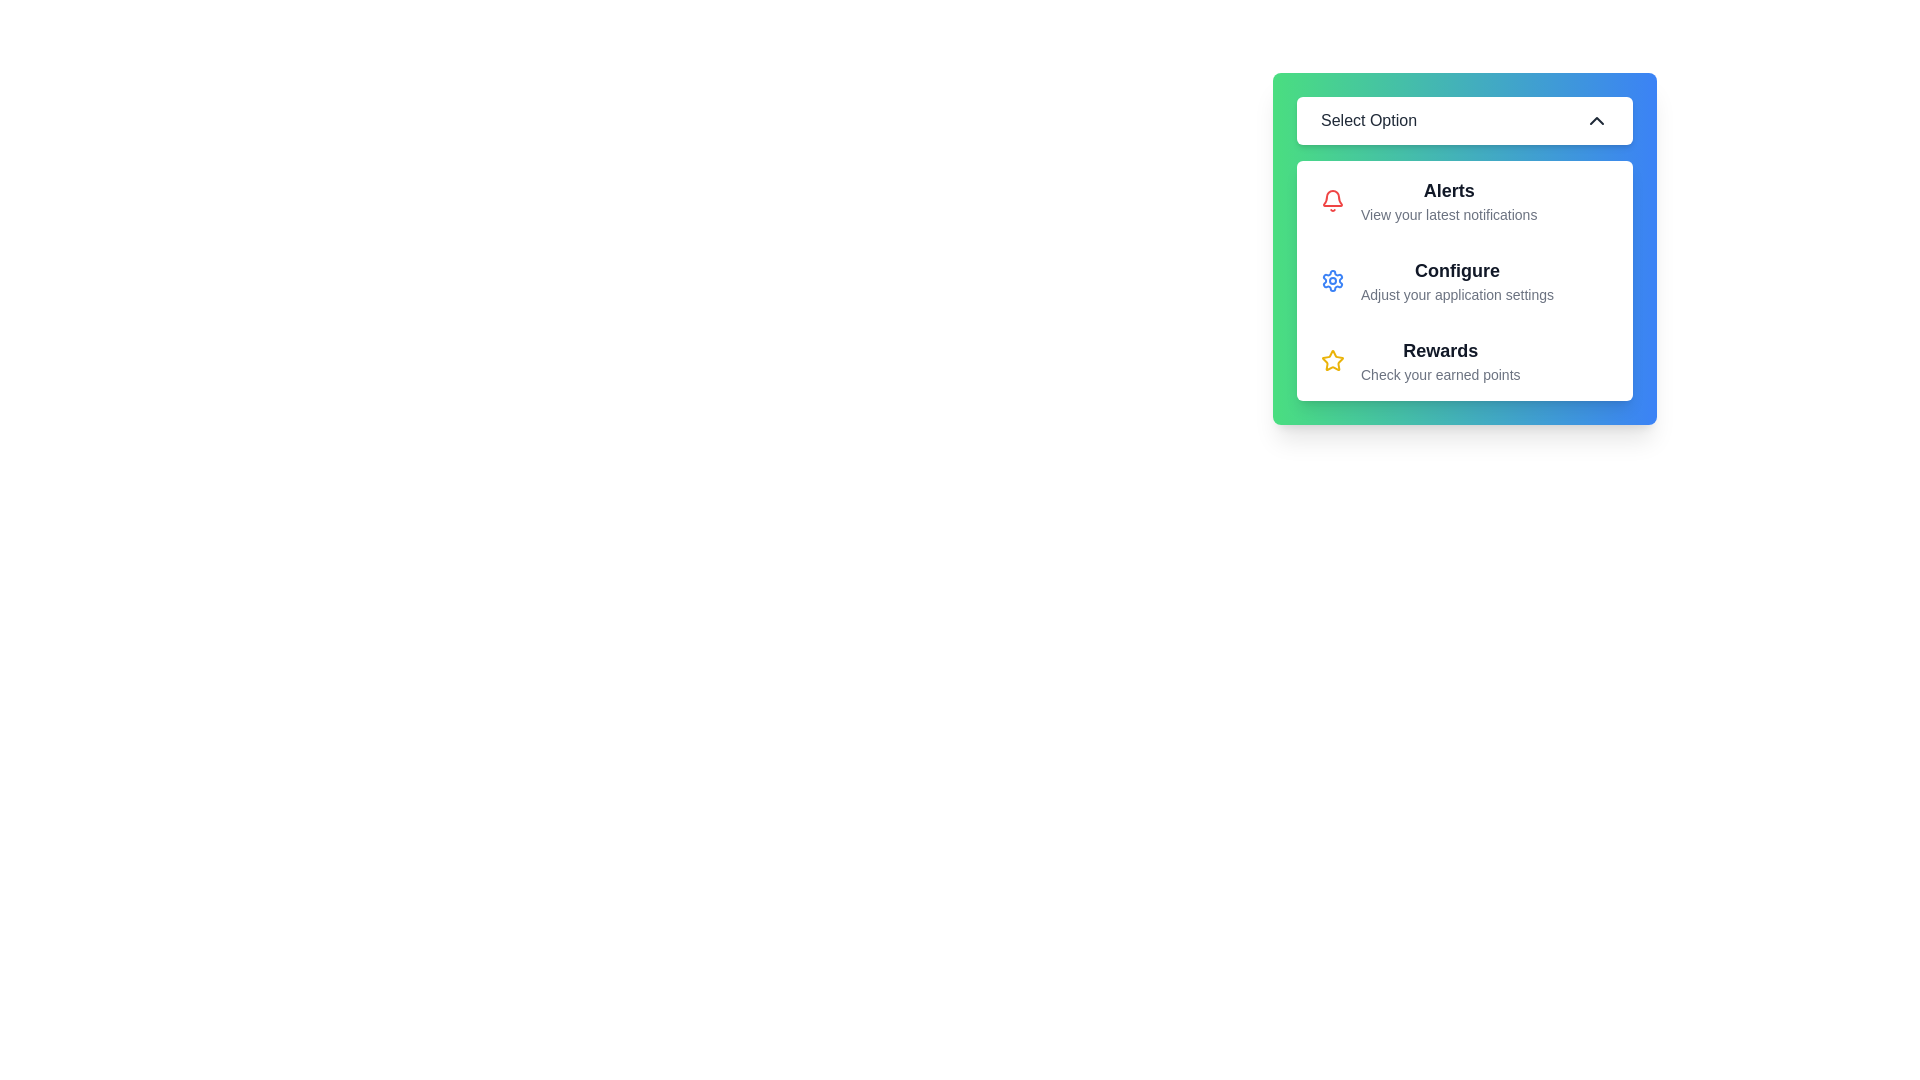 This screenshot has width=1920, height=1080. Describe the element at coordinates (1333, 198) in the screenshot. I see `the bell-shaped SVG icon representing alerts or notifications located at the top left of the dropdown menu in the 'Alerts' row` at that location.